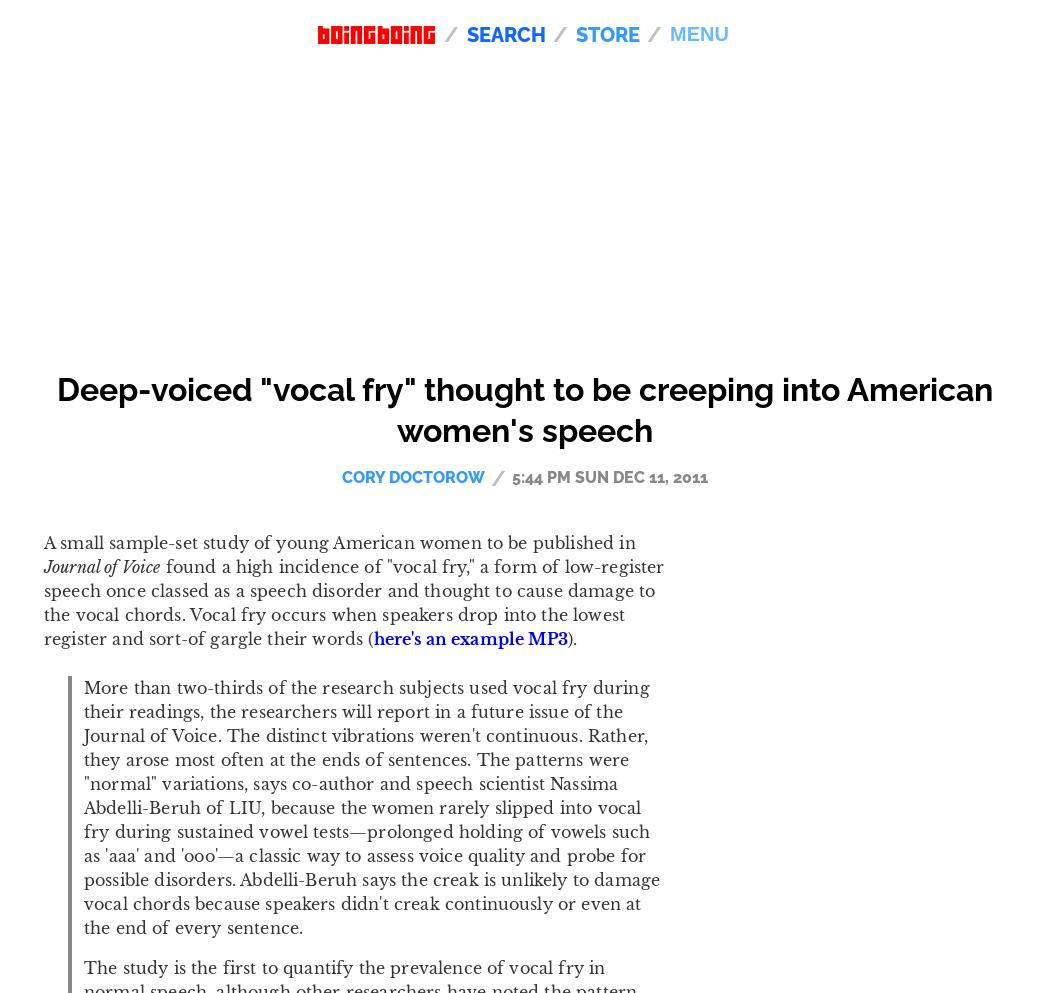 This screenshot has height=993, width=1050. What do you see at coordinates (659, 475) in the screenshot?
I see `'Dec 11, 2011'` at bounding box center [659, 475].